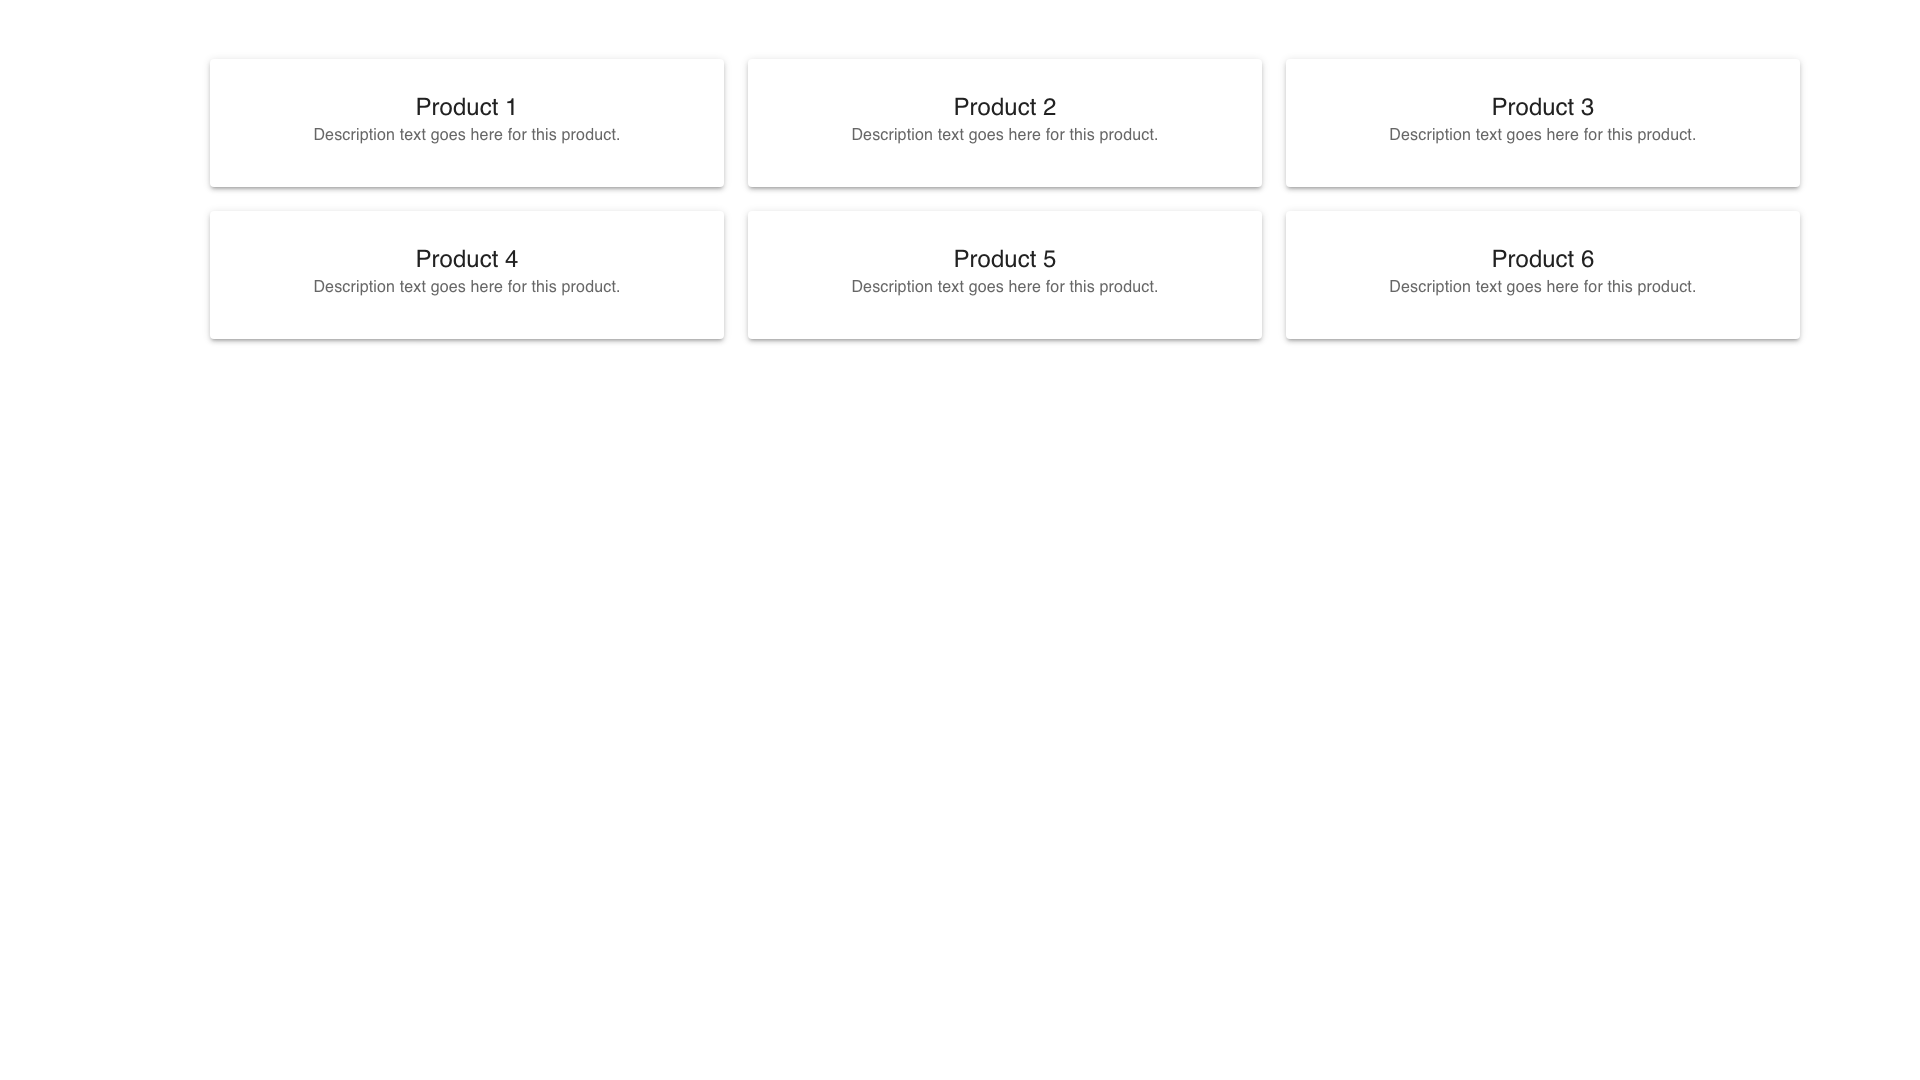 The image size is (1920, 1080). What do you see at coordinates (465, 274) in the screenshot?
I see `displayed information from the Informational card for 'Product 4', which is located in the second row, first column of the grid arrangement` at bounding box center [465, 274].